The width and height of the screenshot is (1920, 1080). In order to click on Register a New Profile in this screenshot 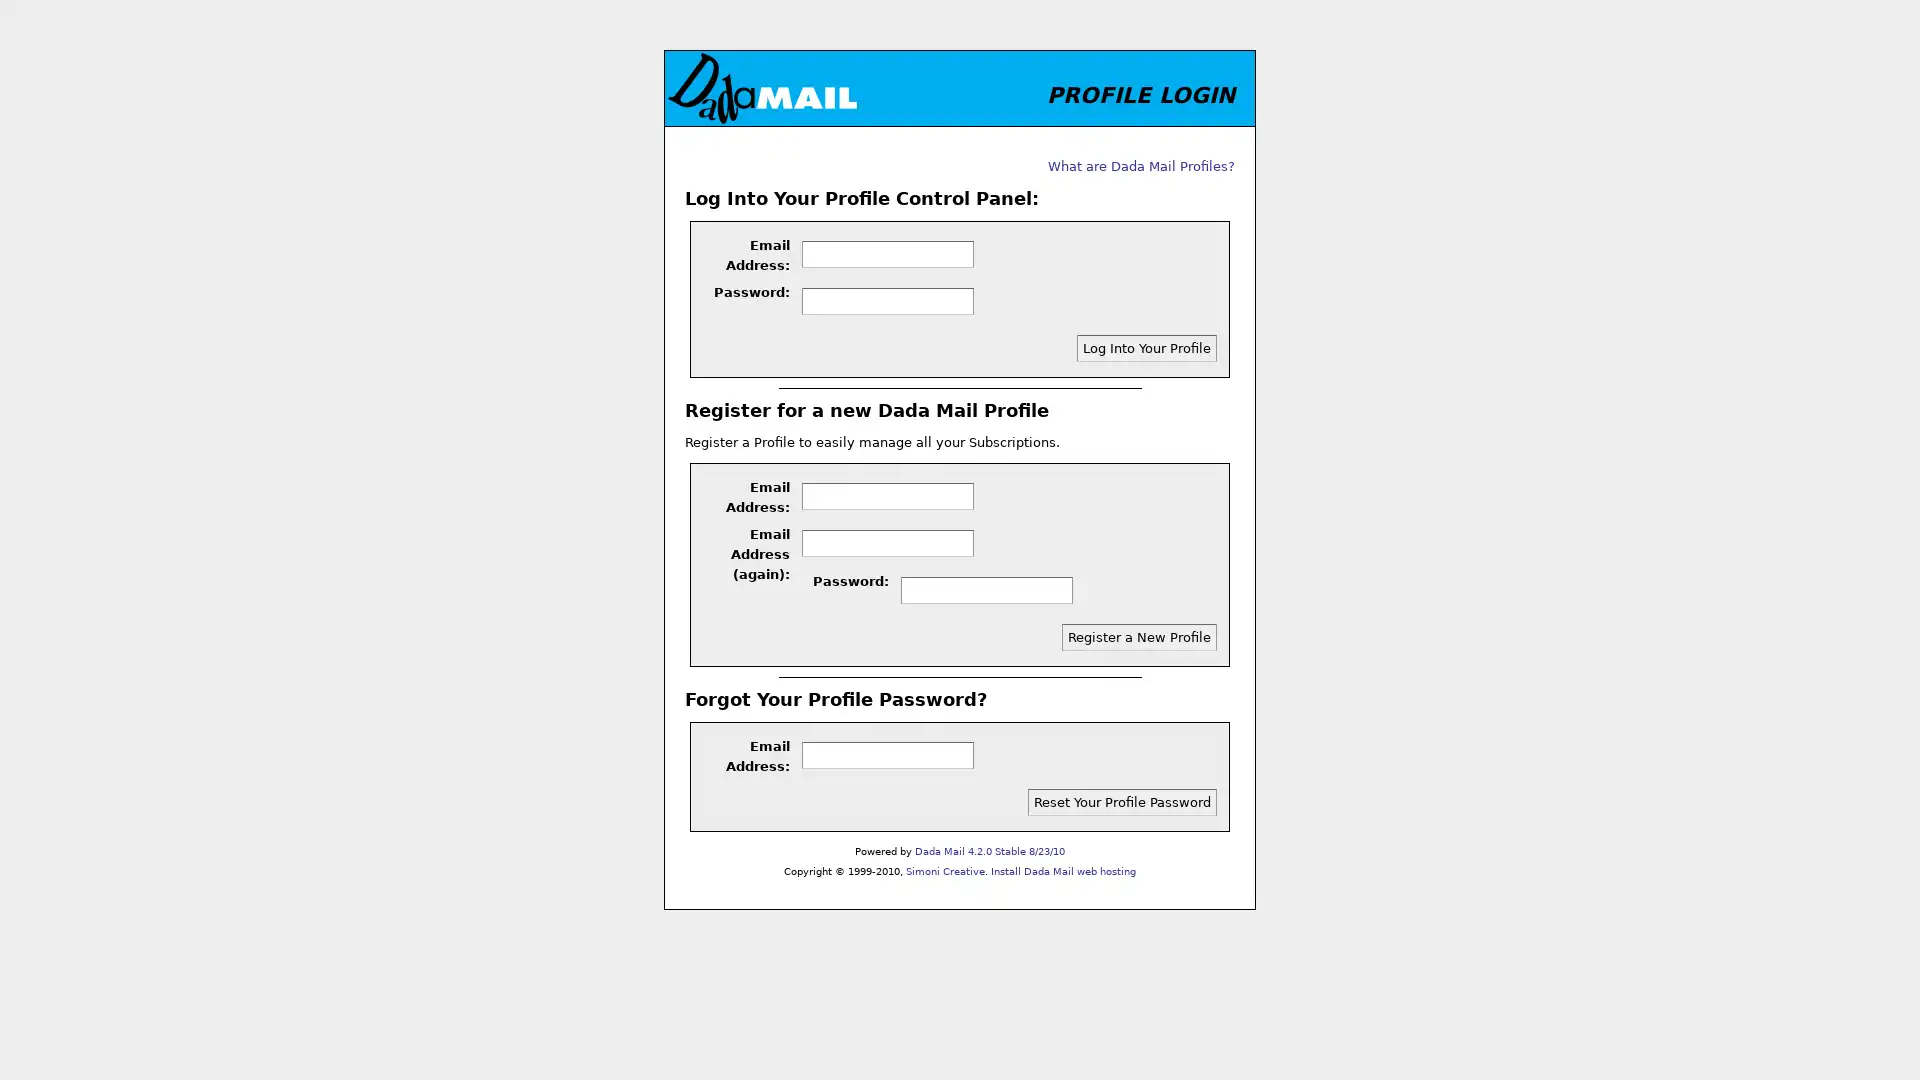, I will do `click(1139, 636)`.